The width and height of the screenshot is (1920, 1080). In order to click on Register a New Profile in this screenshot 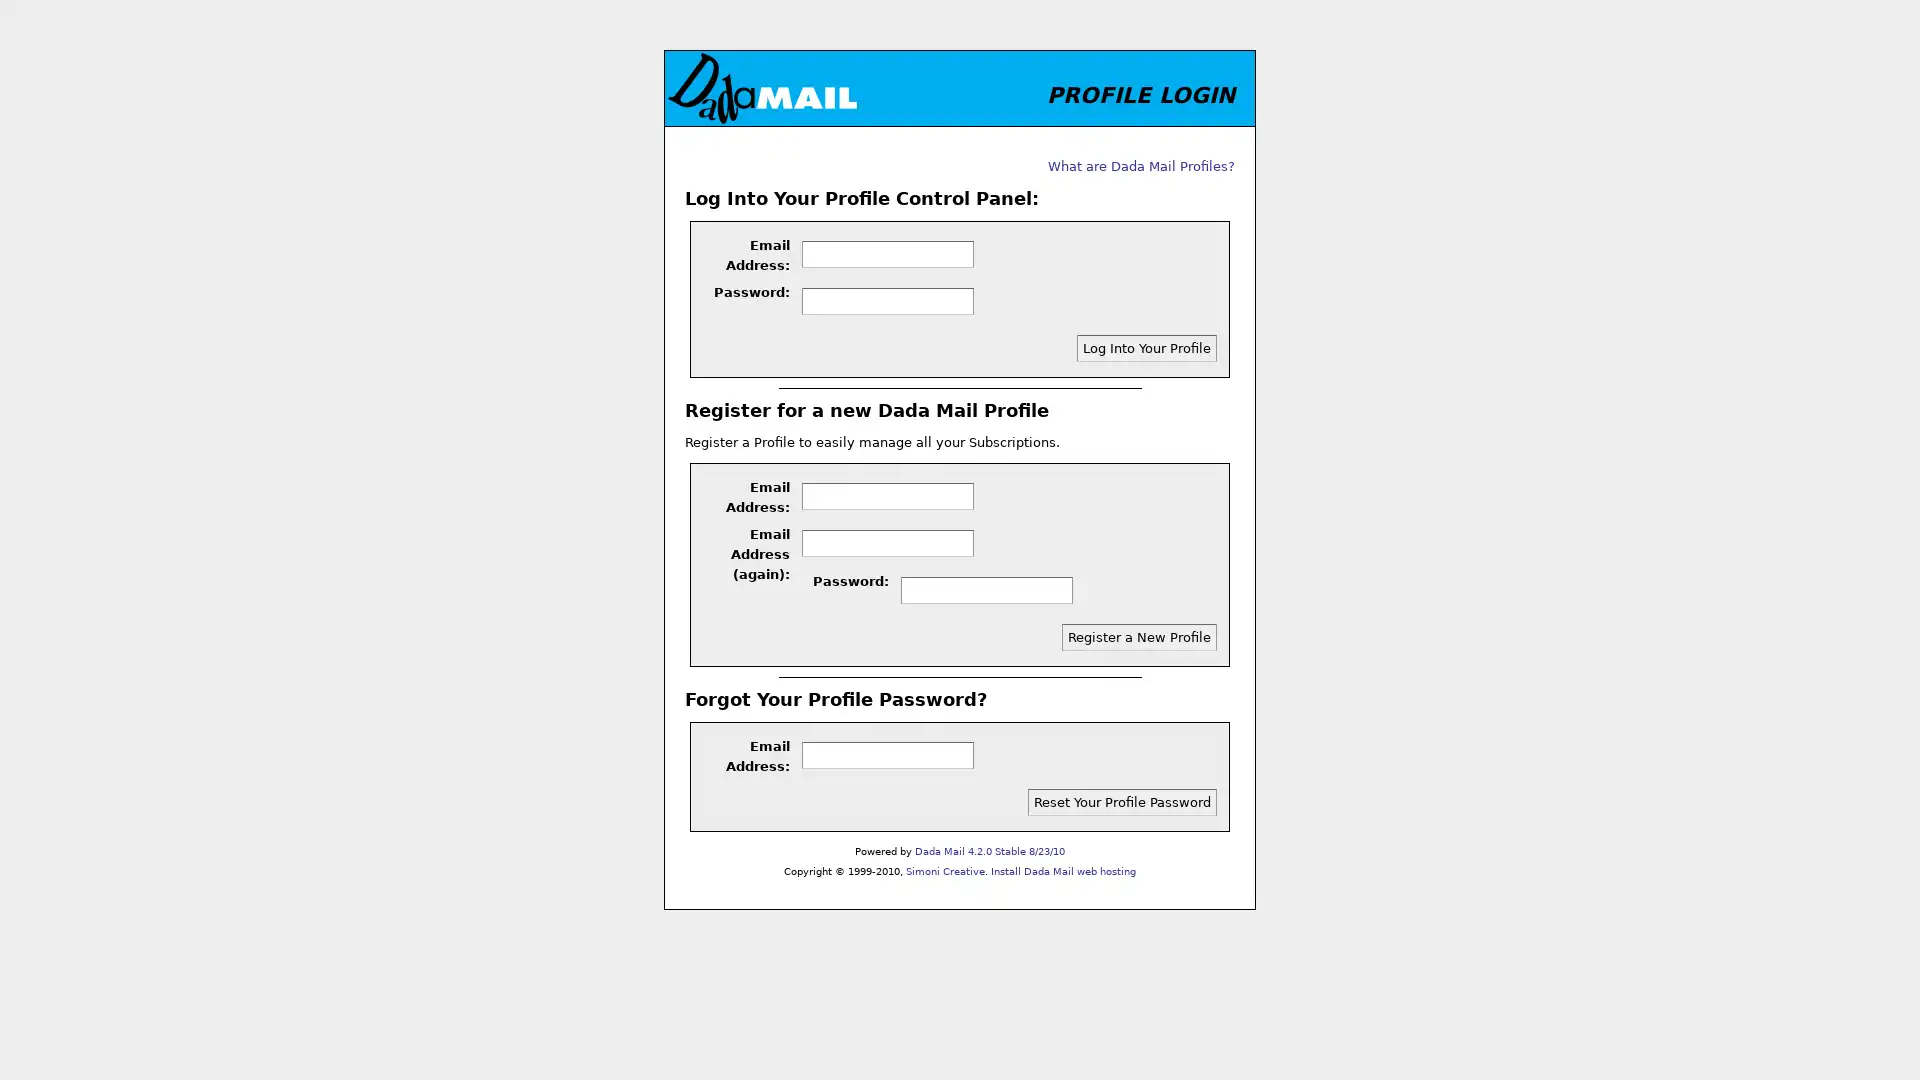, I will do `click(1139, 636)`.